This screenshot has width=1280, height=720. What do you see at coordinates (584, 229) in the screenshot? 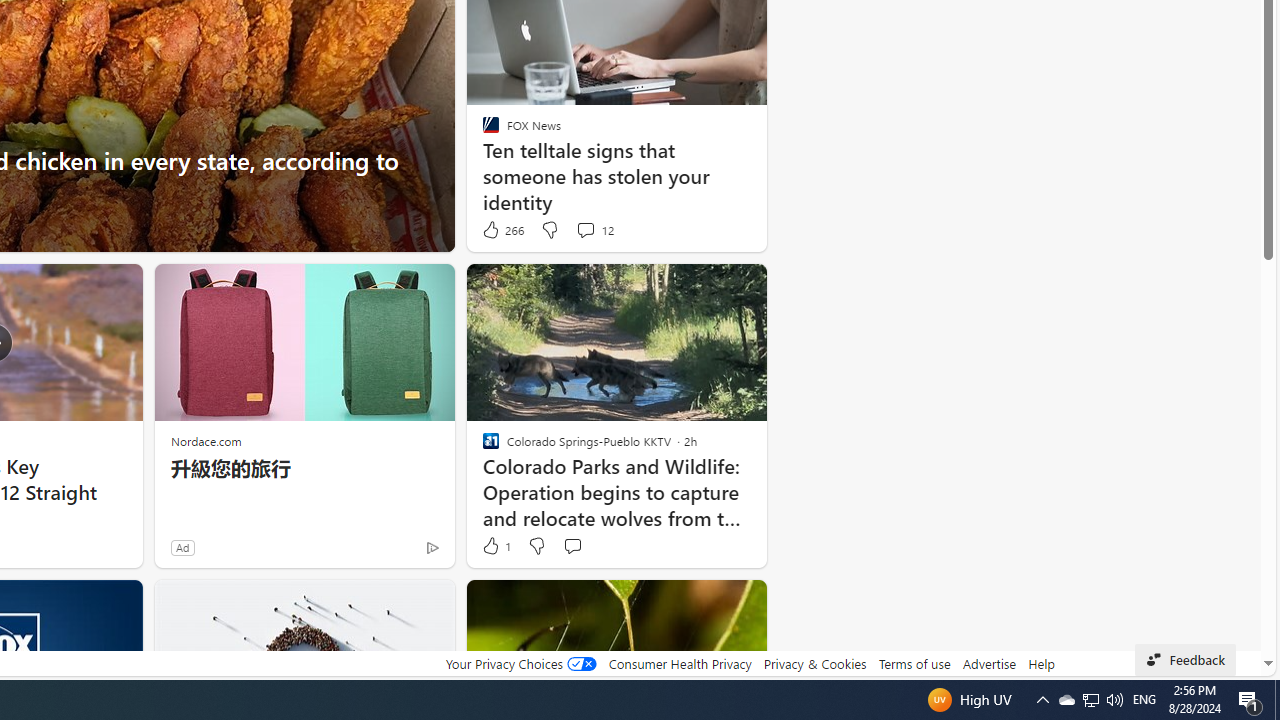
I see `'View comments 12 Comment'` at bounding box center [584, 229].